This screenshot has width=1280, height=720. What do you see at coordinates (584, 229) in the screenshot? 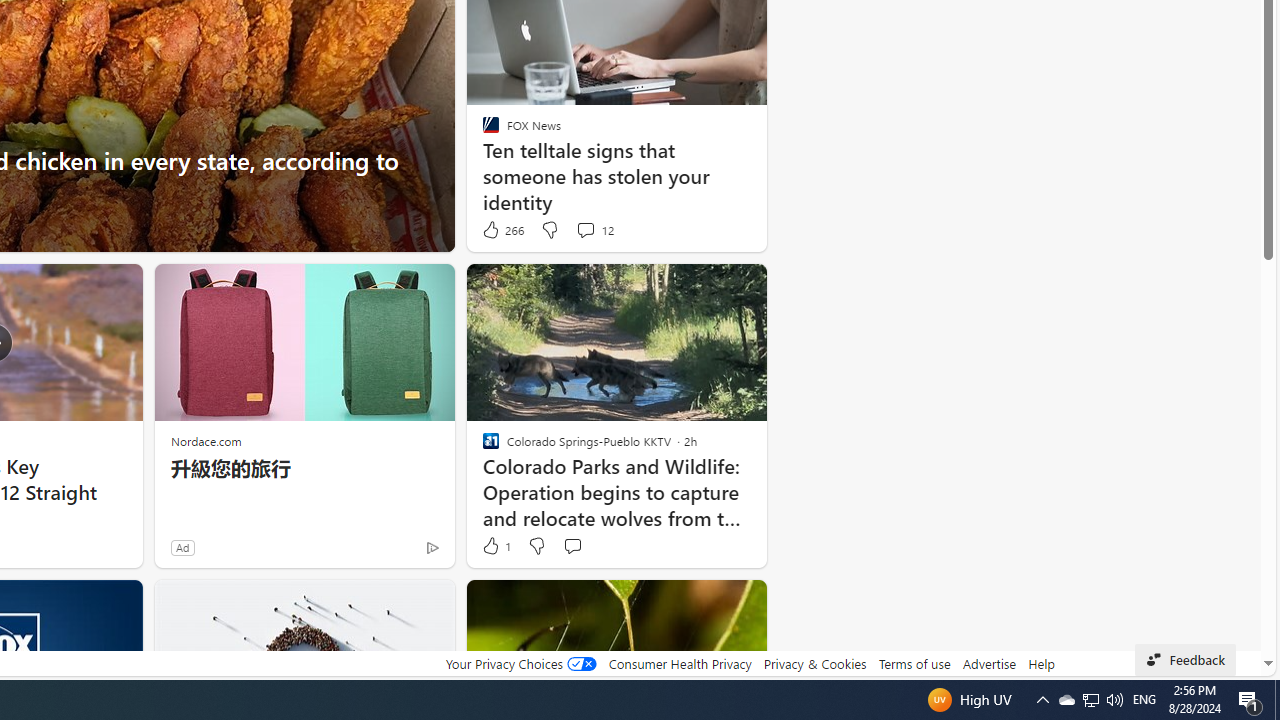
I see `'View comments 12 Comment'` at bounding box center [584, 229].